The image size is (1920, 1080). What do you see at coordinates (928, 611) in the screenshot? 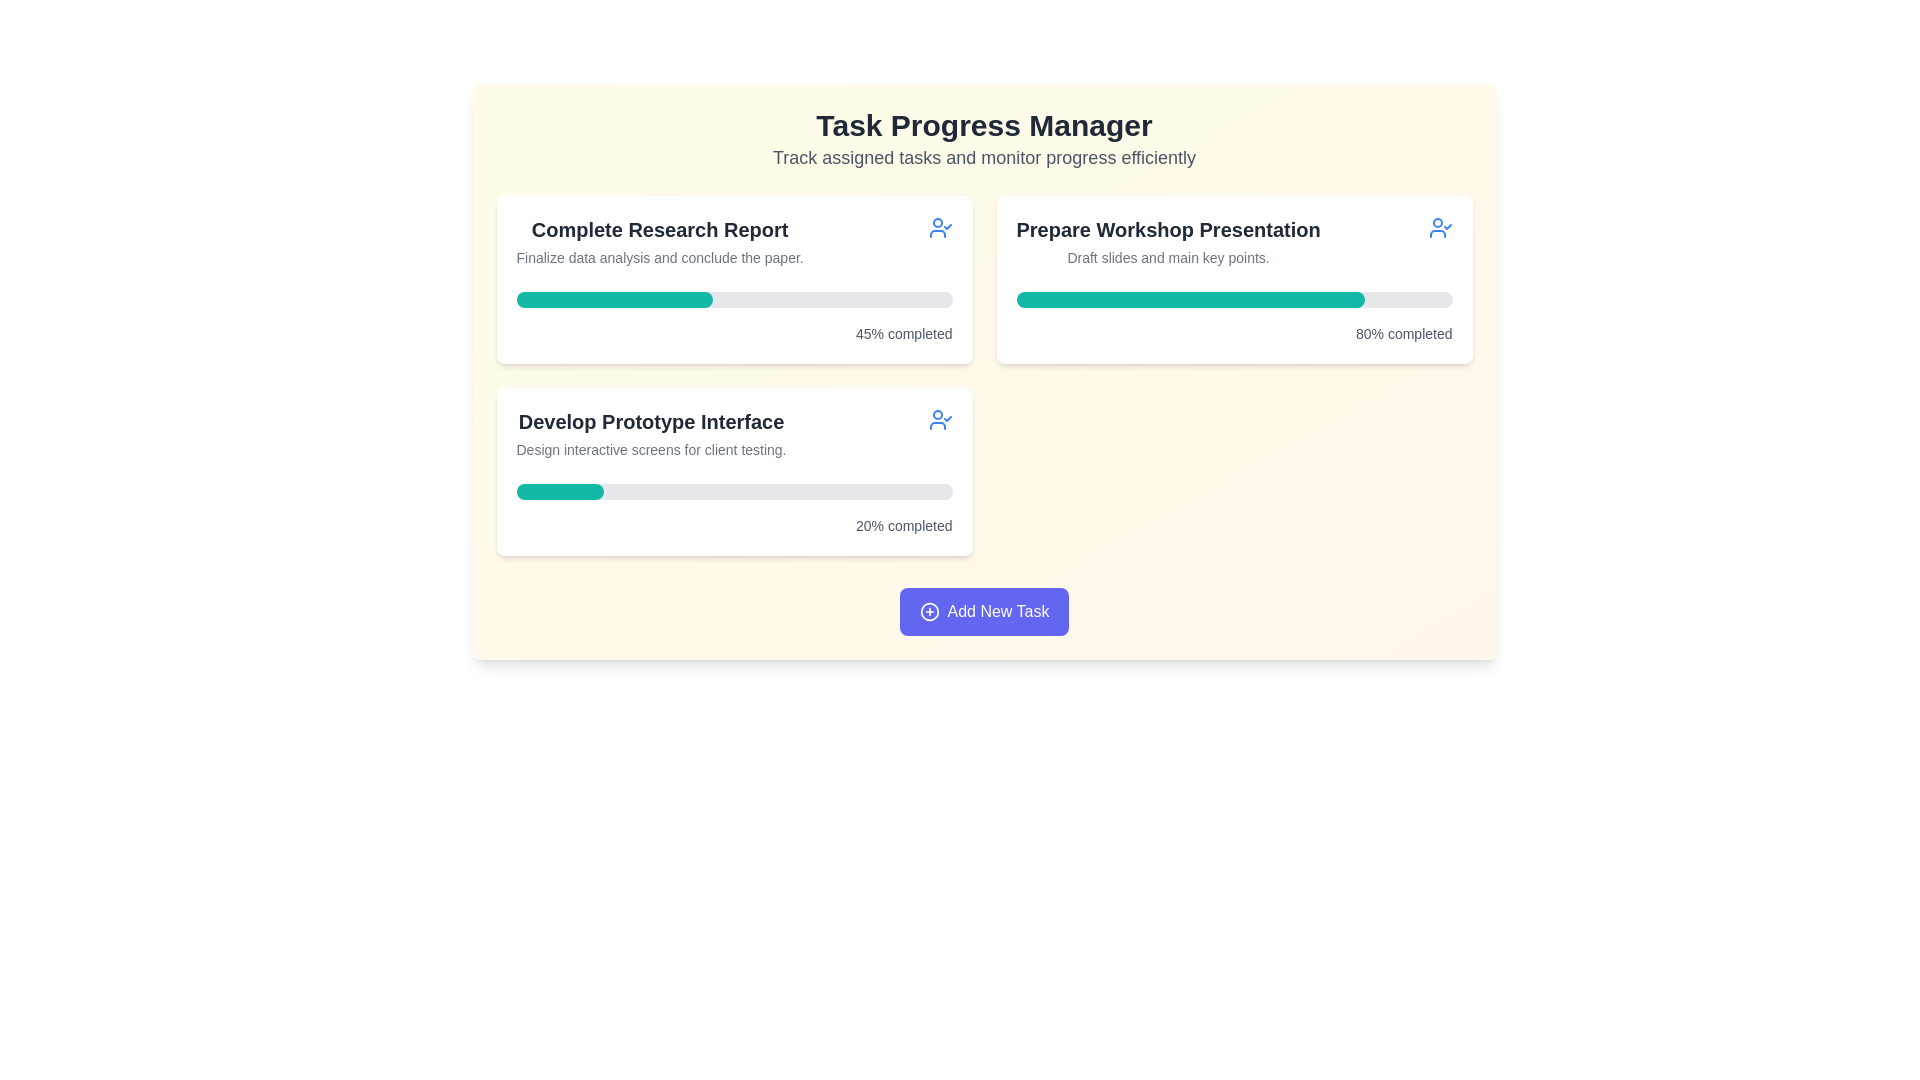
I see `the circular SVG graphical element within the 'Add New Task' button located at the bottom-center of the interface` at bounding box center [928, 611].